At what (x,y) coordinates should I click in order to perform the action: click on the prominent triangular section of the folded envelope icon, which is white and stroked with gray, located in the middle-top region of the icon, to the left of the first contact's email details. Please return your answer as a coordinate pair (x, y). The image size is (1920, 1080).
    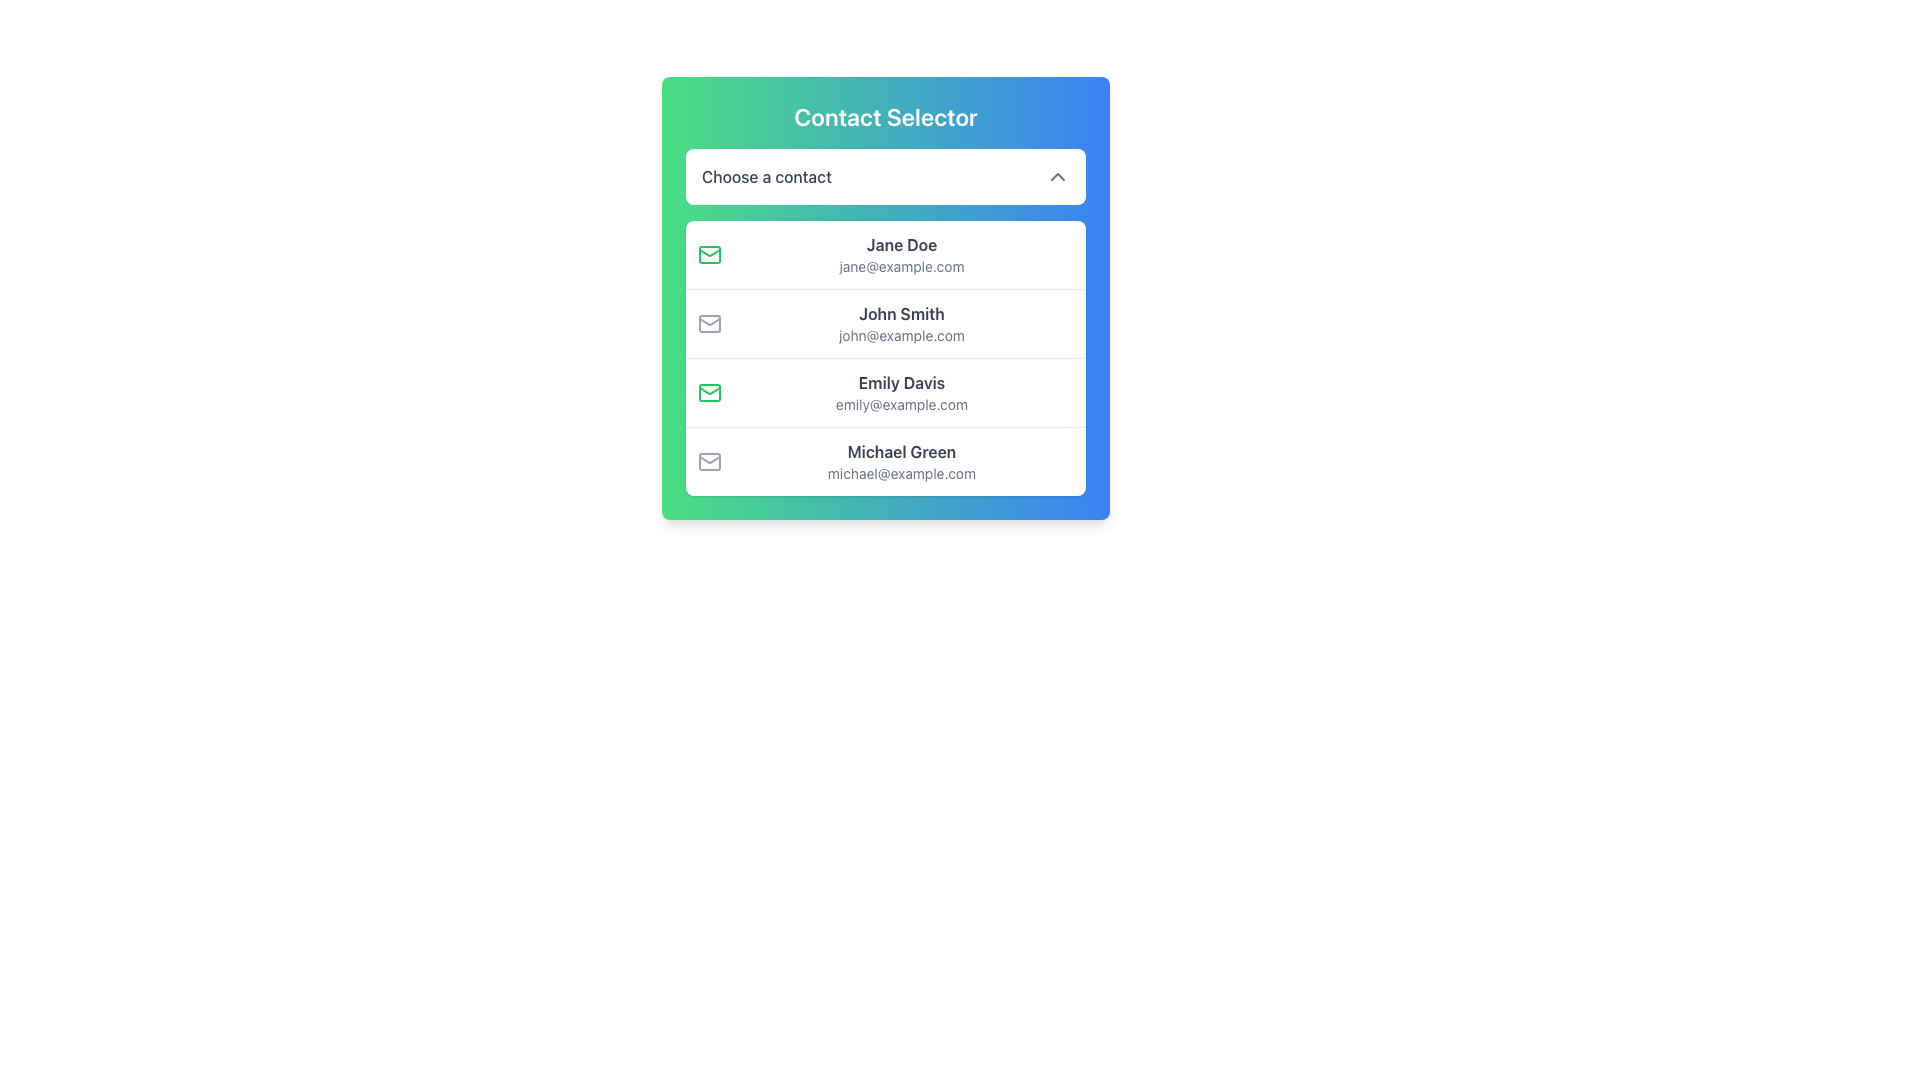
    Looking at the image, I should click on (710, 319).